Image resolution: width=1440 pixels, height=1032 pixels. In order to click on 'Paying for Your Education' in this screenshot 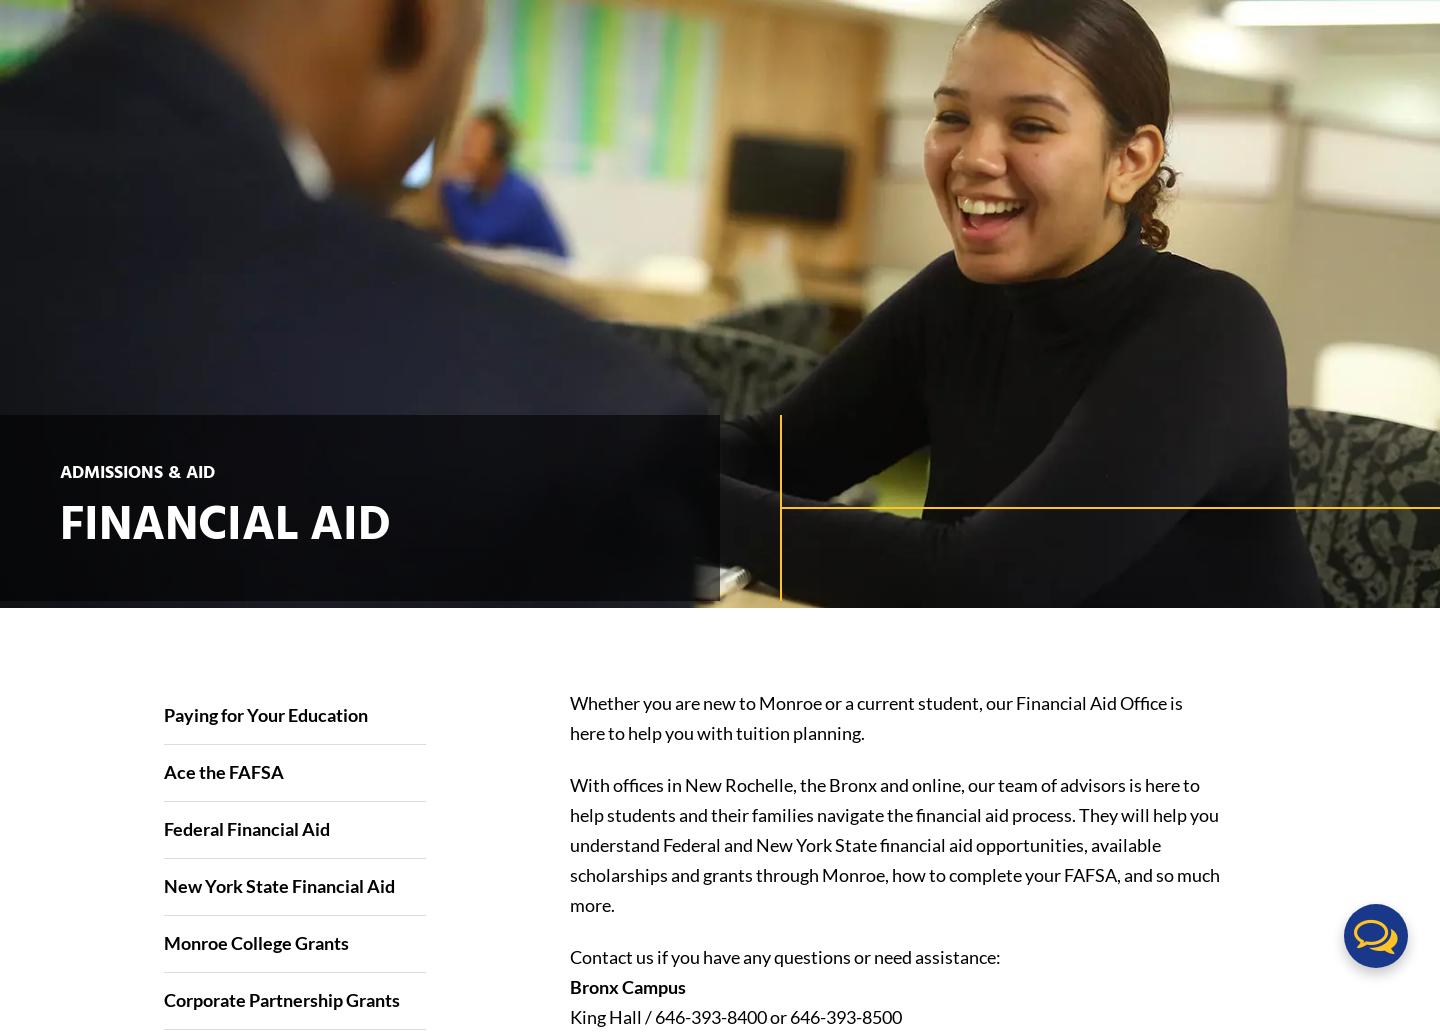, I will do `click(263, 713)`.